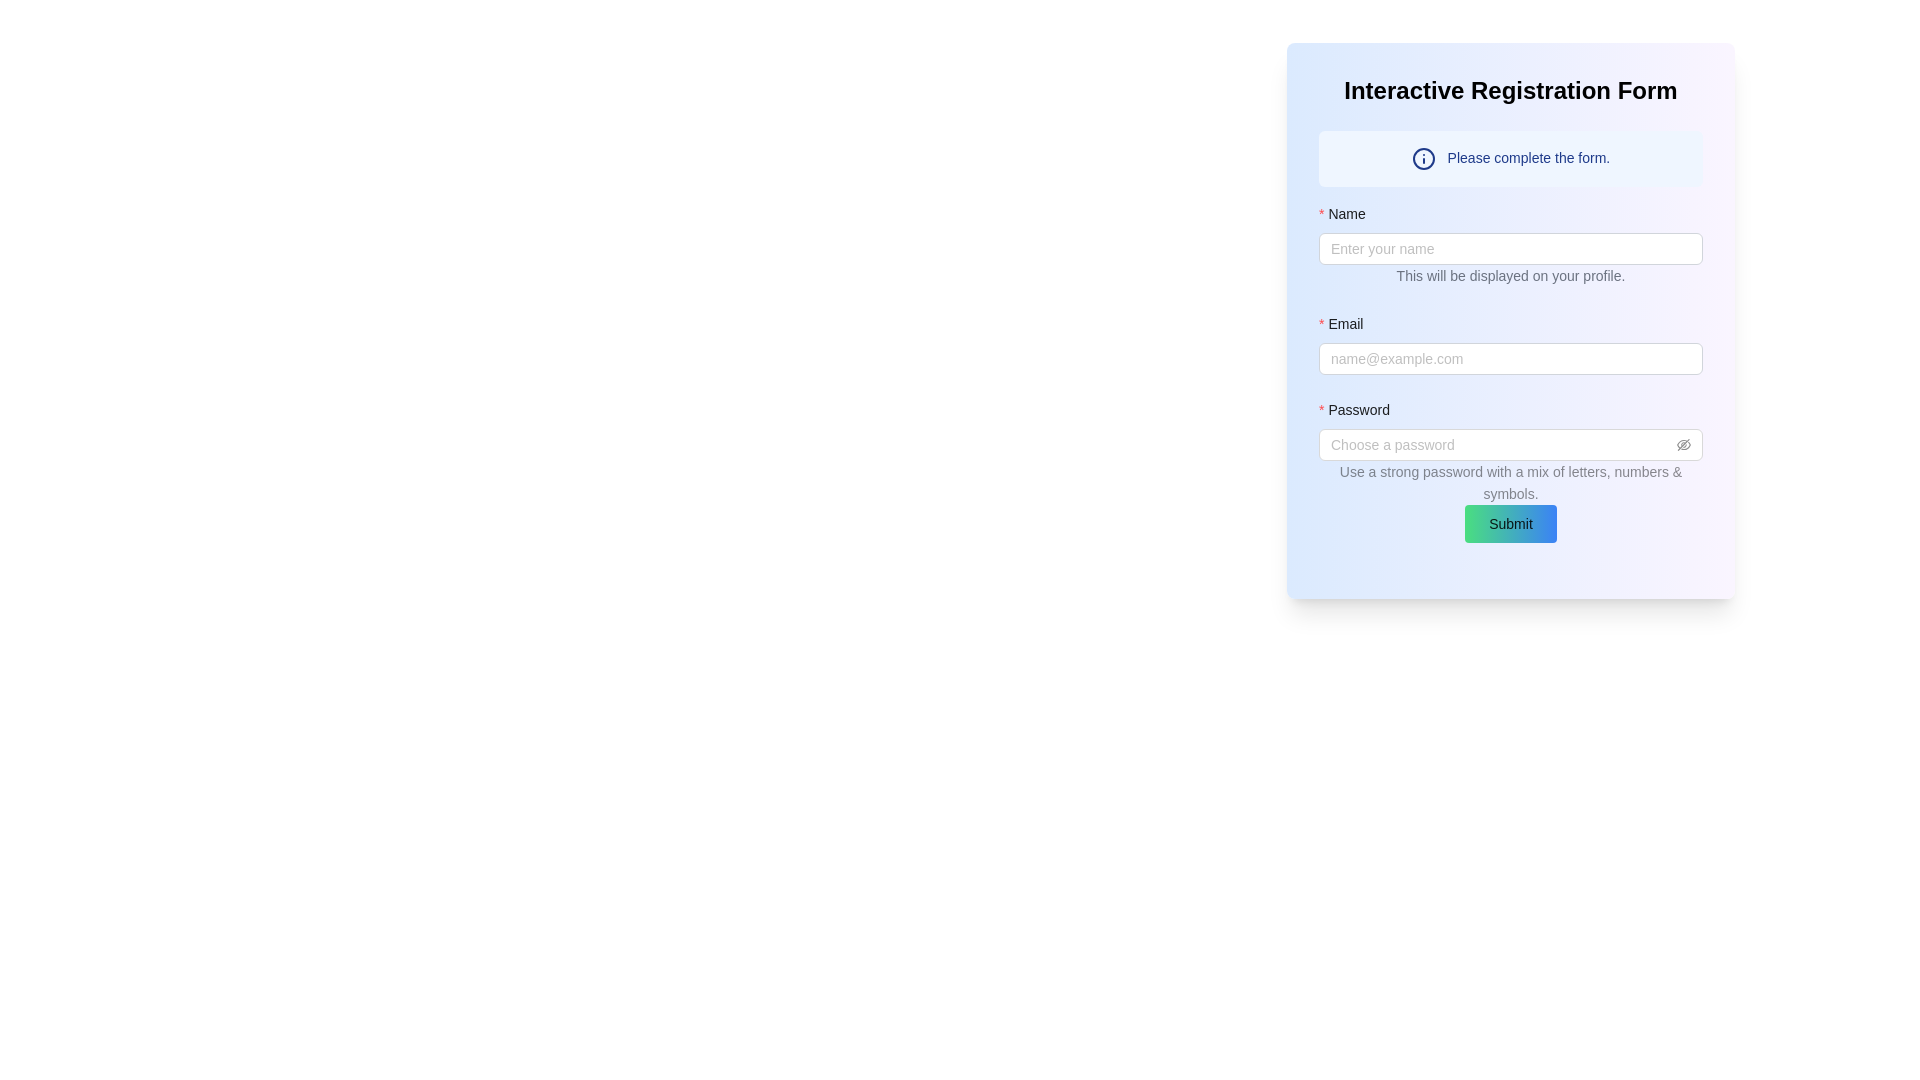 This screenshot has height=1080, width=1920. Describe the element at coordinates (1360, 409) in the screenshot. I see `the password label that indicates the adjacent input field for password entry in the interactive registration form` at that location.